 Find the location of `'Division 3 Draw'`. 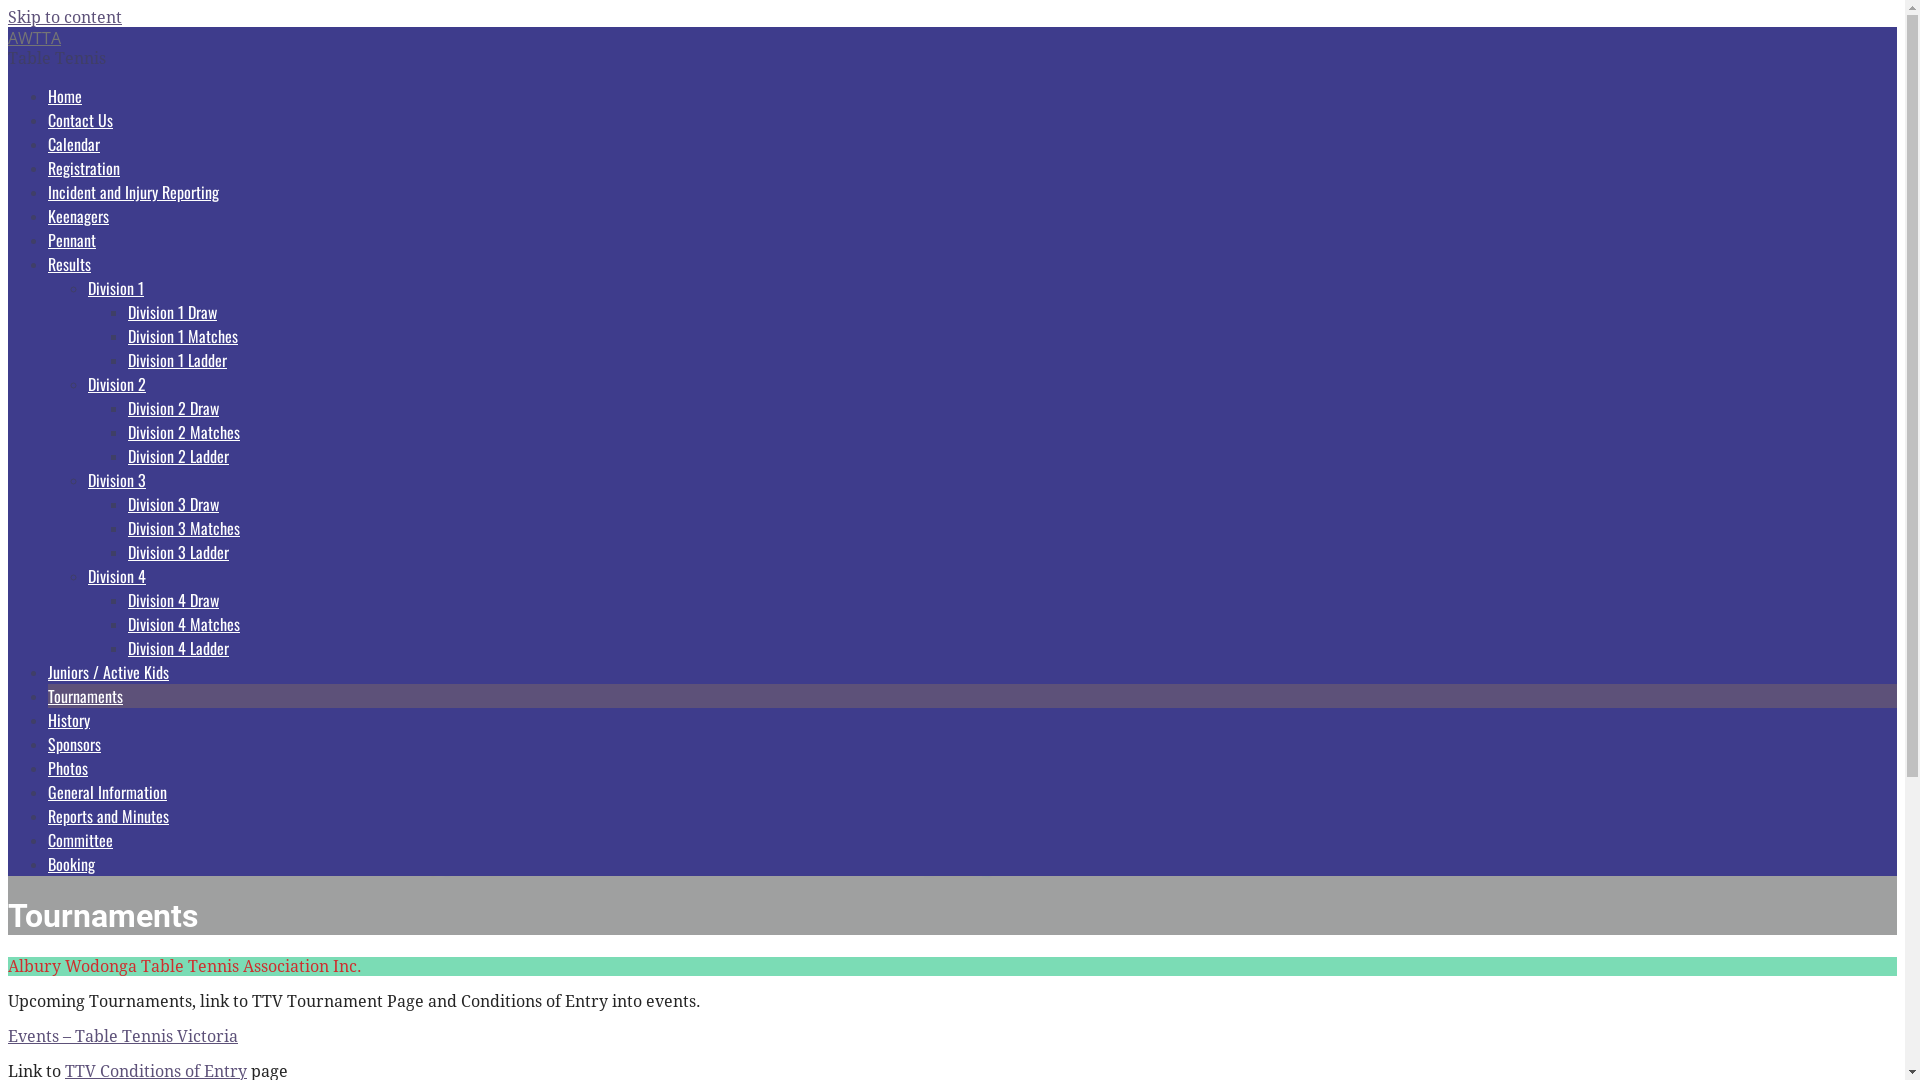

'Division 3 Draw' is located at coordinates (173, 503).